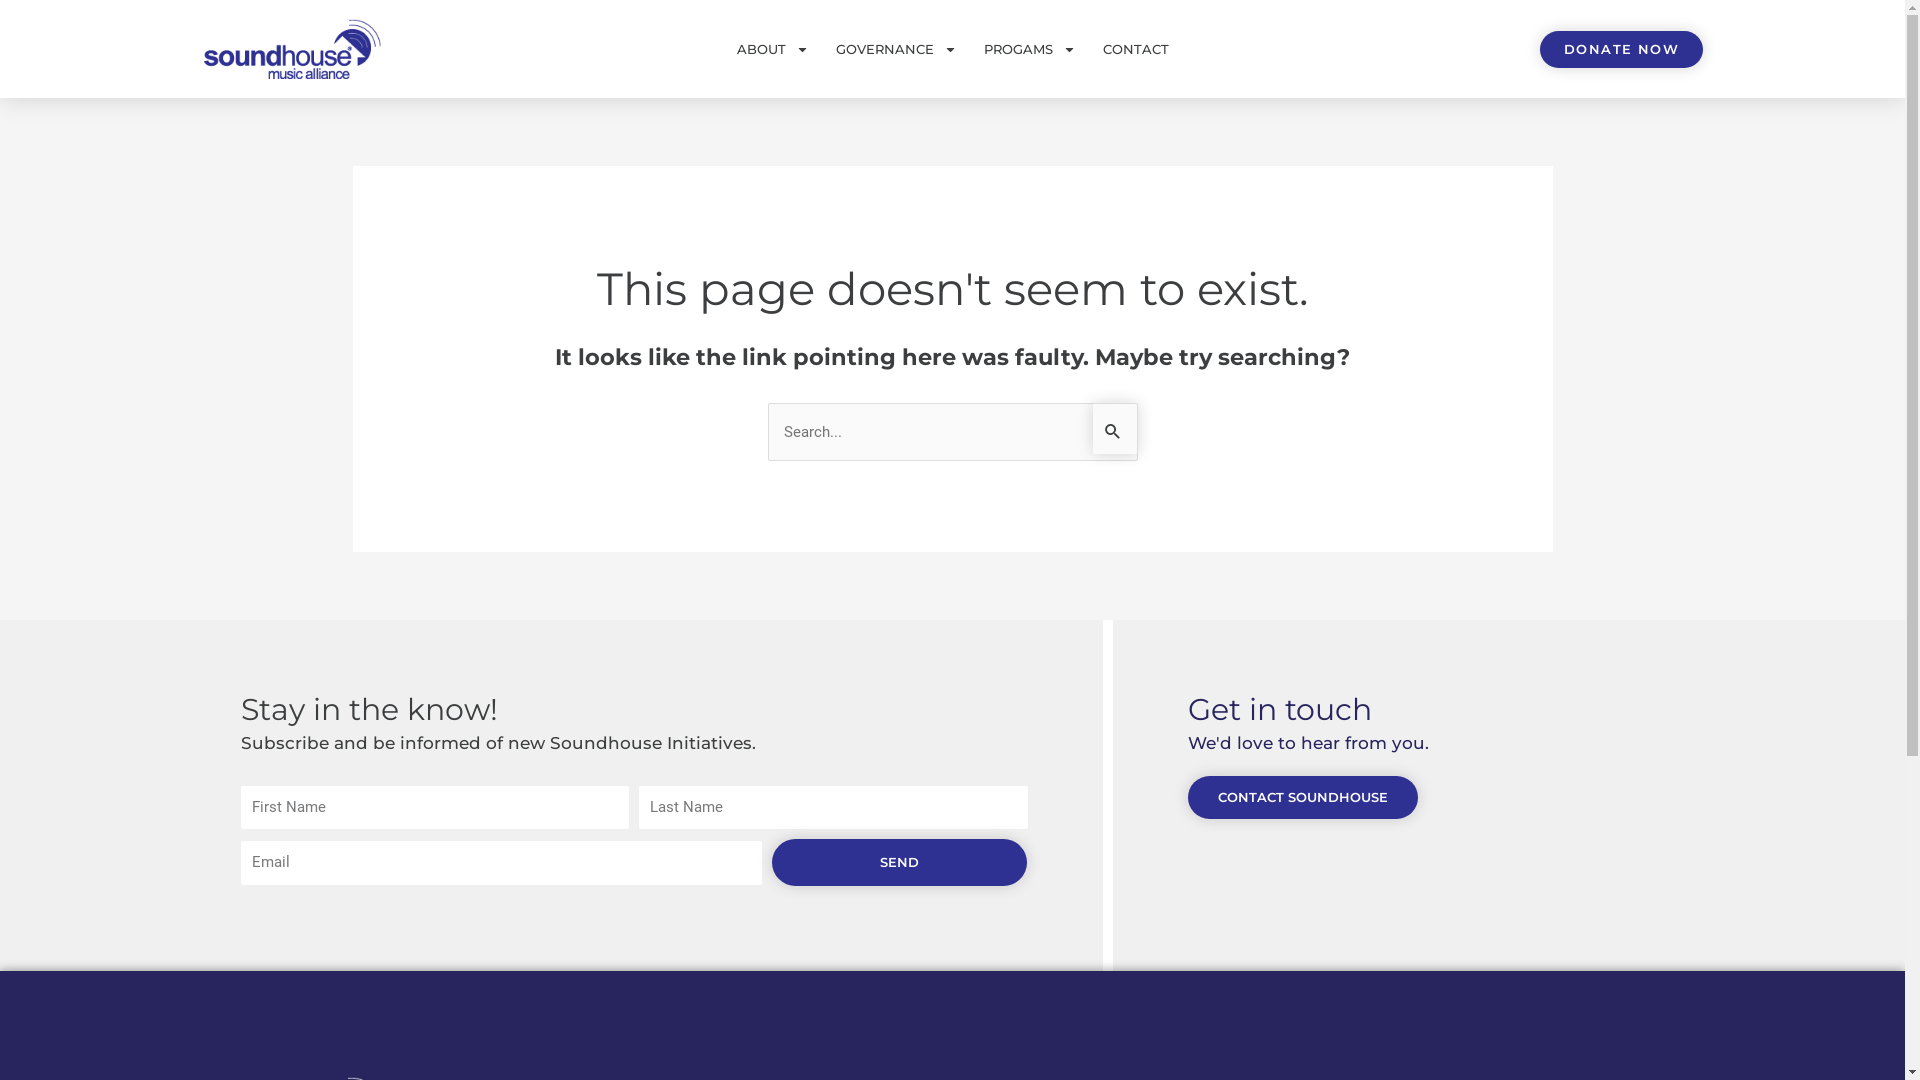 Image resolution: width=1920 pixels, height=1080 pixels. I want to click on 'Search', so click(1113, 427).